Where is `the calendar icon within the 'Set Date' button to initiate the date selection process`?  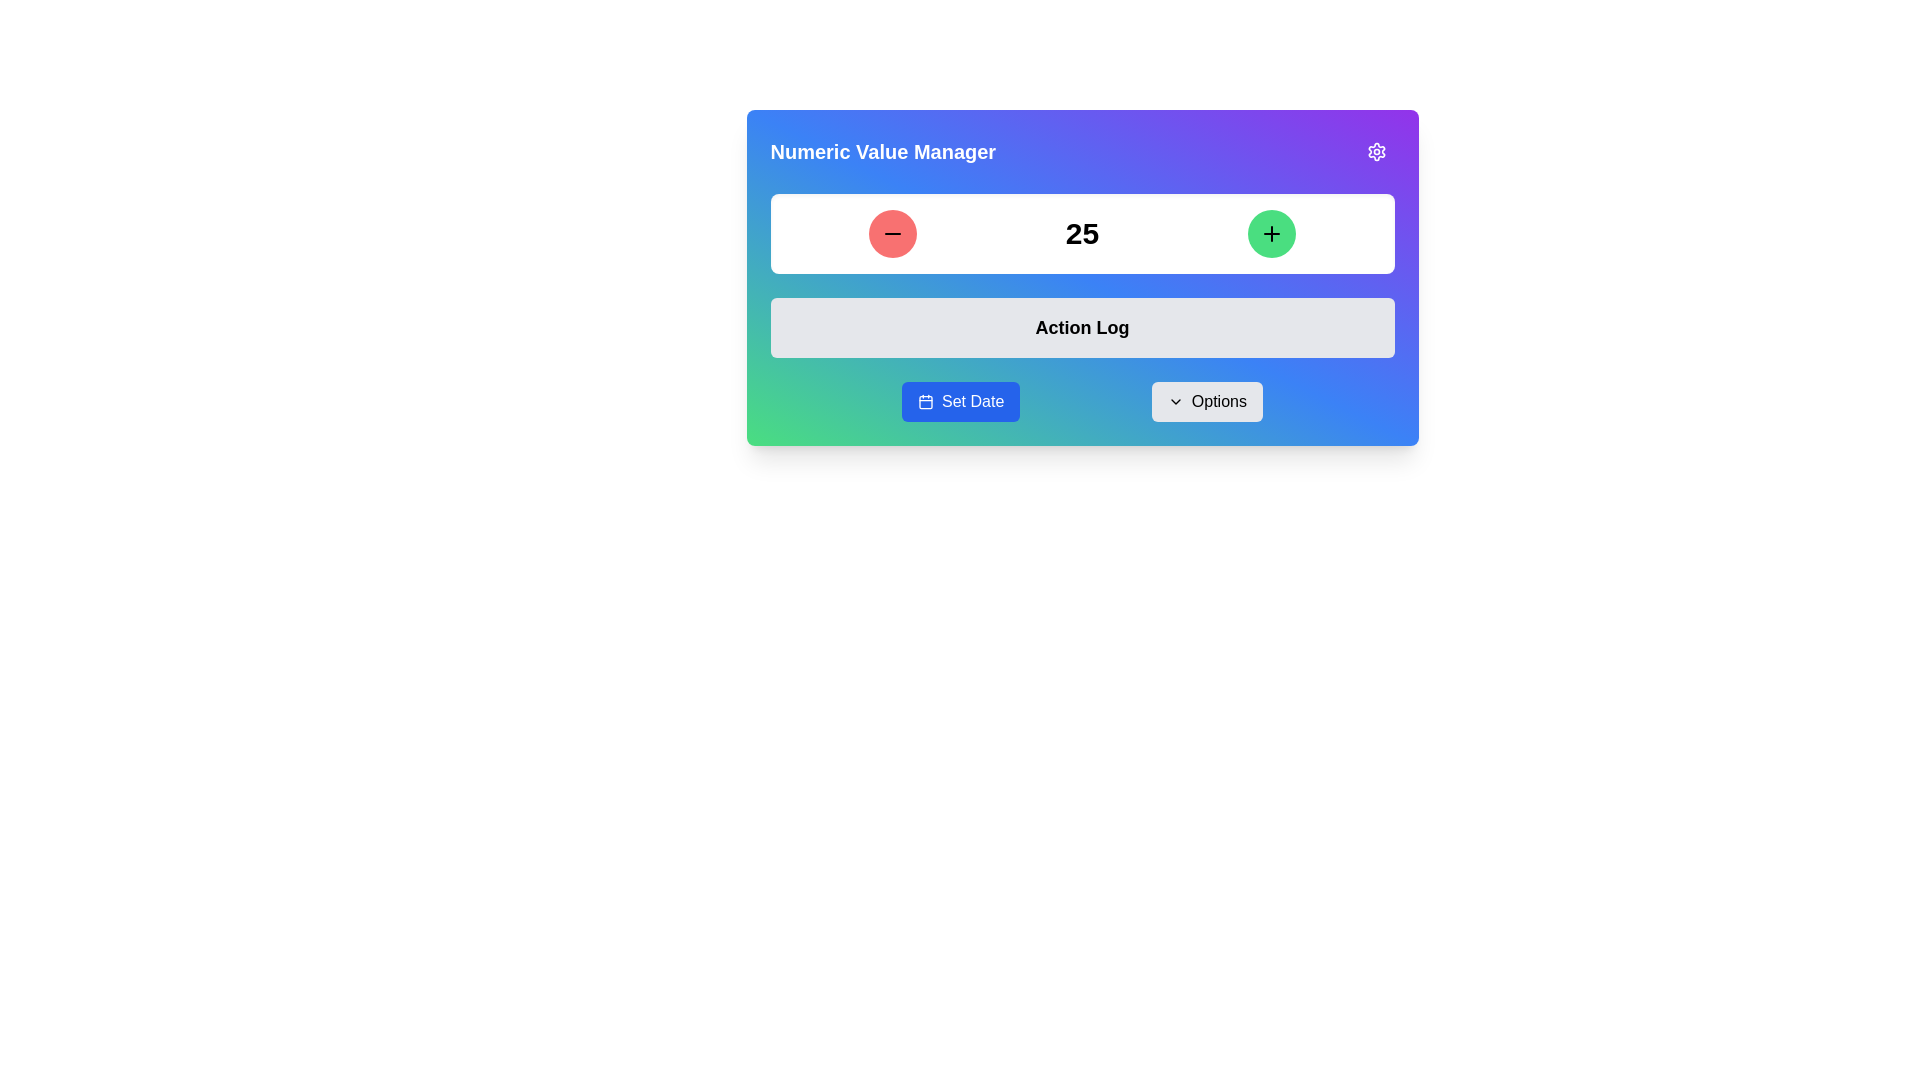
the calendar icon within the 'Set Date' button to initiate the date selection process is located at coordinates (925, 401).